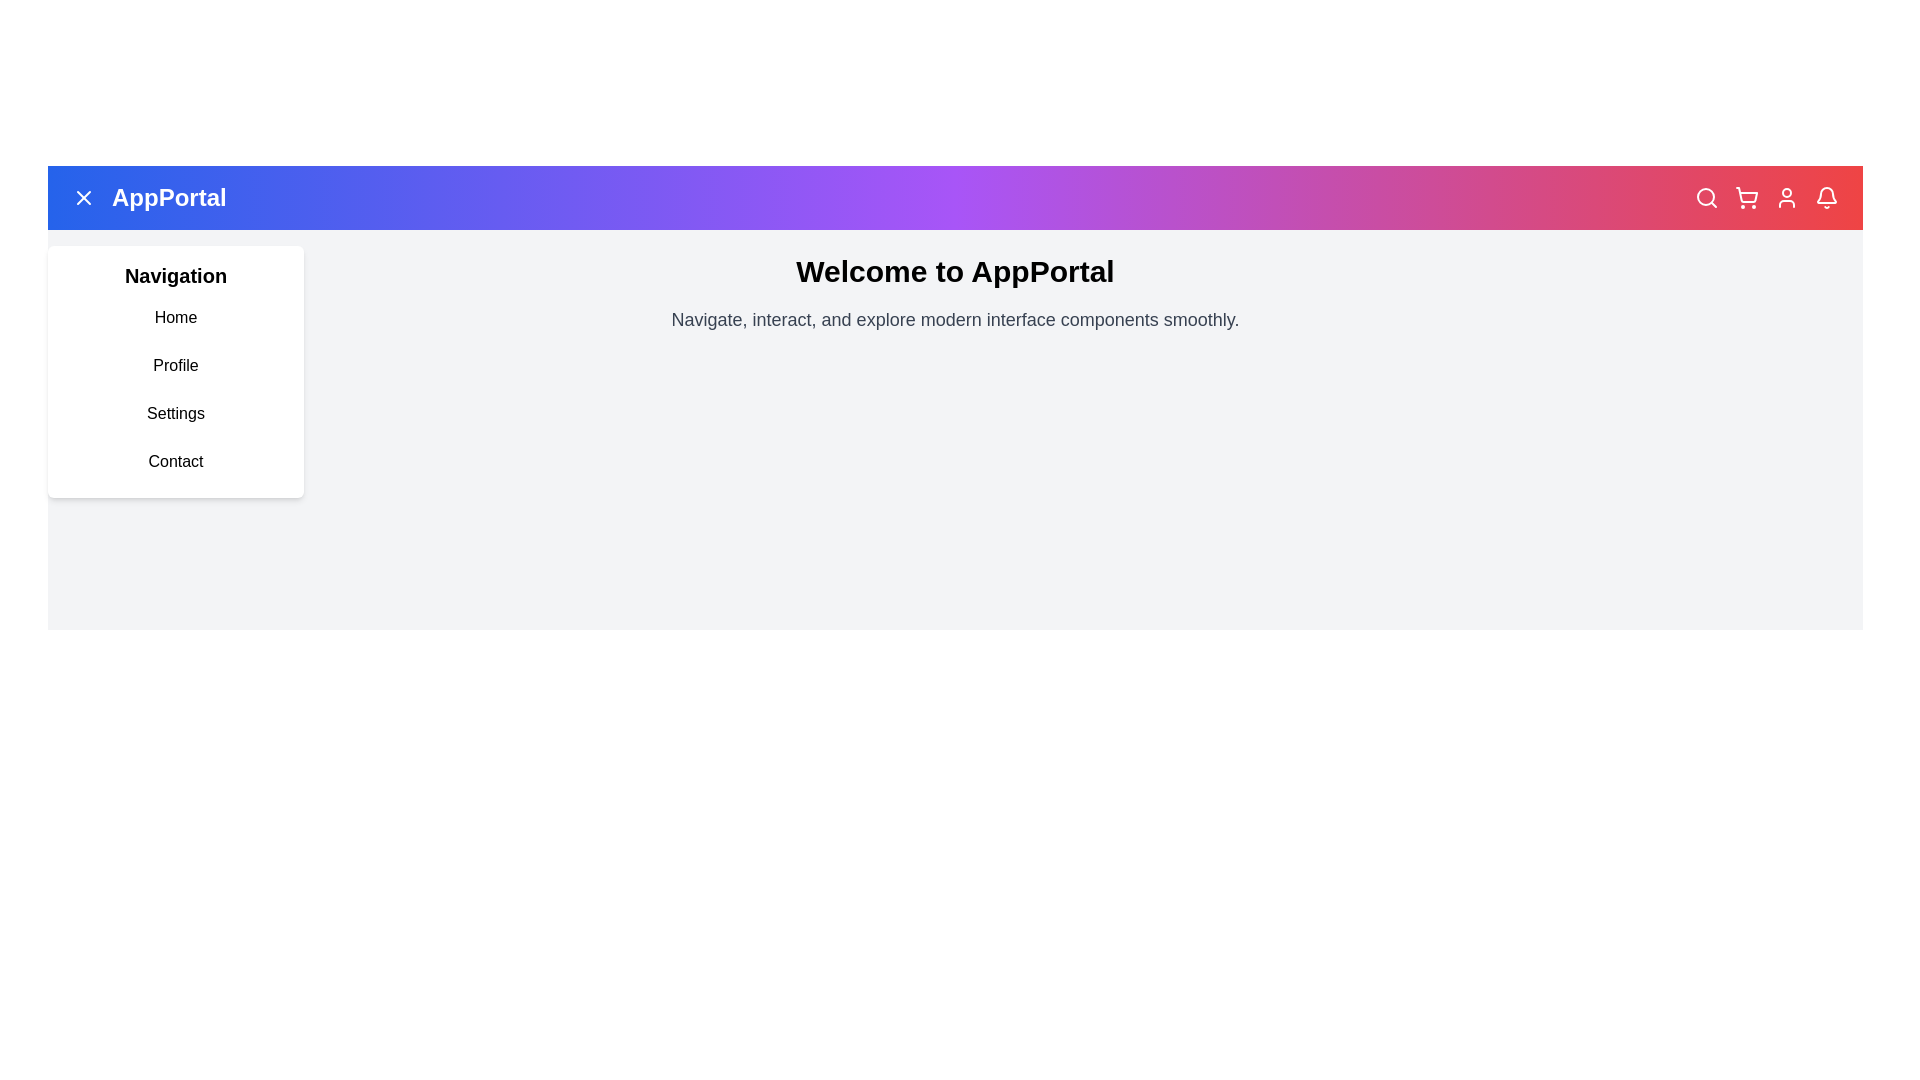 The width and height of the screenshot is (1920, 1080). Describe the element at coordinates (176, 462) in the screenshot. I see `the 'Contact' button located in the sidebar navigation, which is the fourth item below 'Settings'` at that location.